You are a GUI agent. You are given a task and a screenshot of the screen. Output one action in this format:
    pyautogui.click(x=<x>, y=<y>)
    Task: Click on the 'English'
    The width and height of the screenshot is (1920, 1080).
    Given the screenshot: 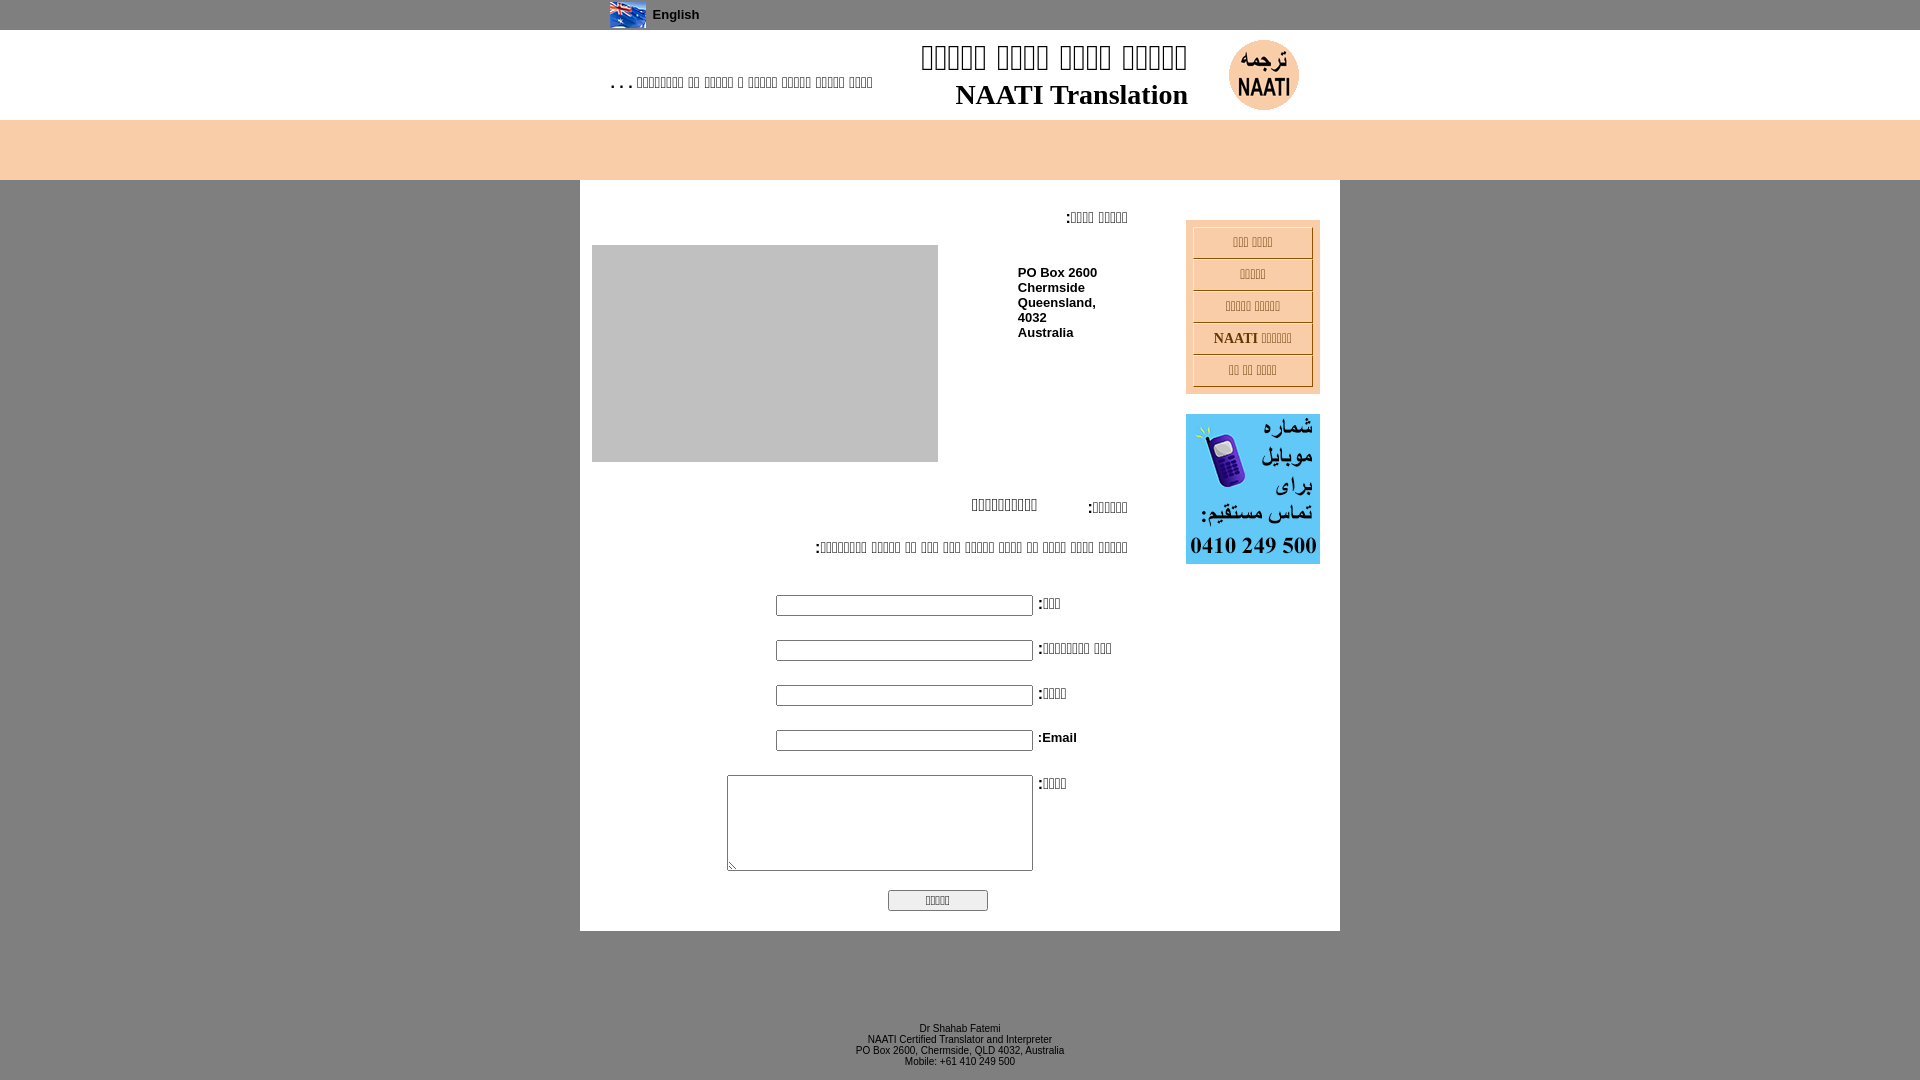 What is the action you would take?
    pyautogui.click(x=652, y=14)
    